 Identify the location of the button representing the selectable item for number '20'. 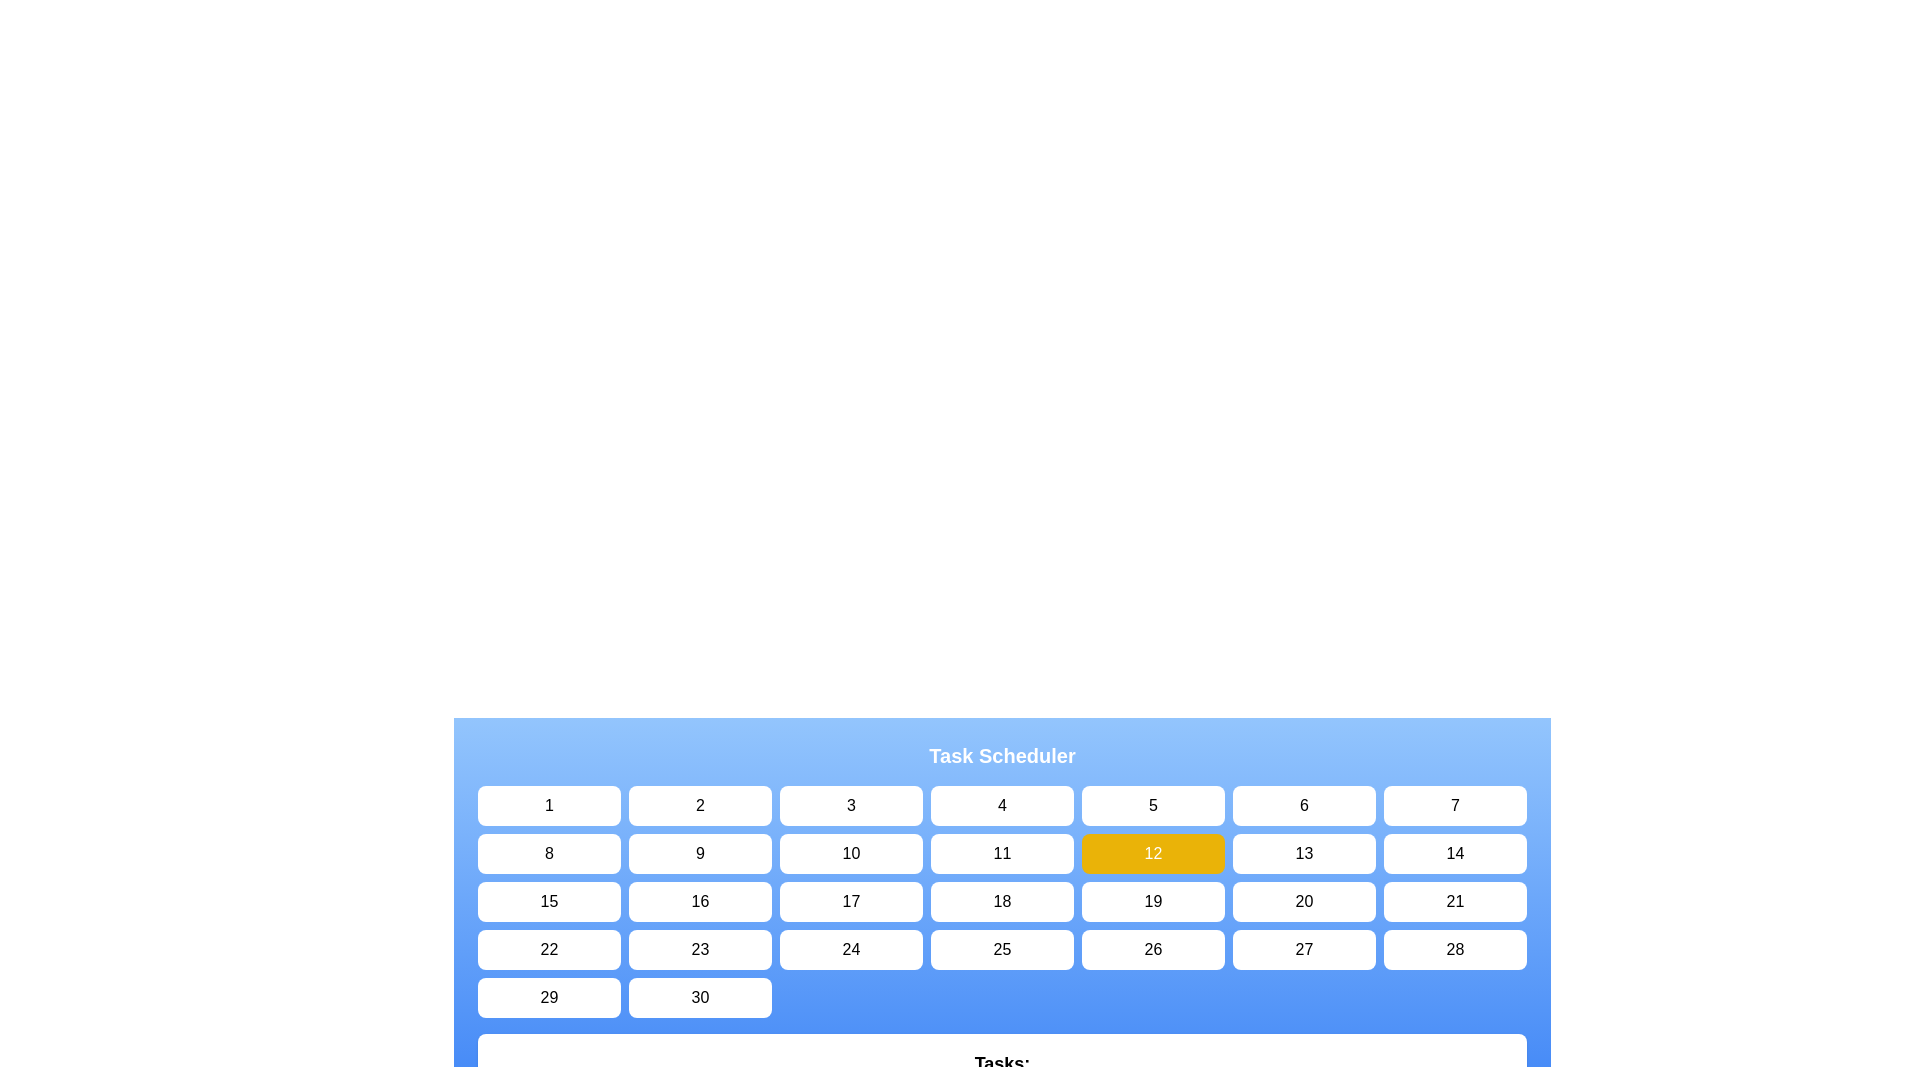
(1304, 902).